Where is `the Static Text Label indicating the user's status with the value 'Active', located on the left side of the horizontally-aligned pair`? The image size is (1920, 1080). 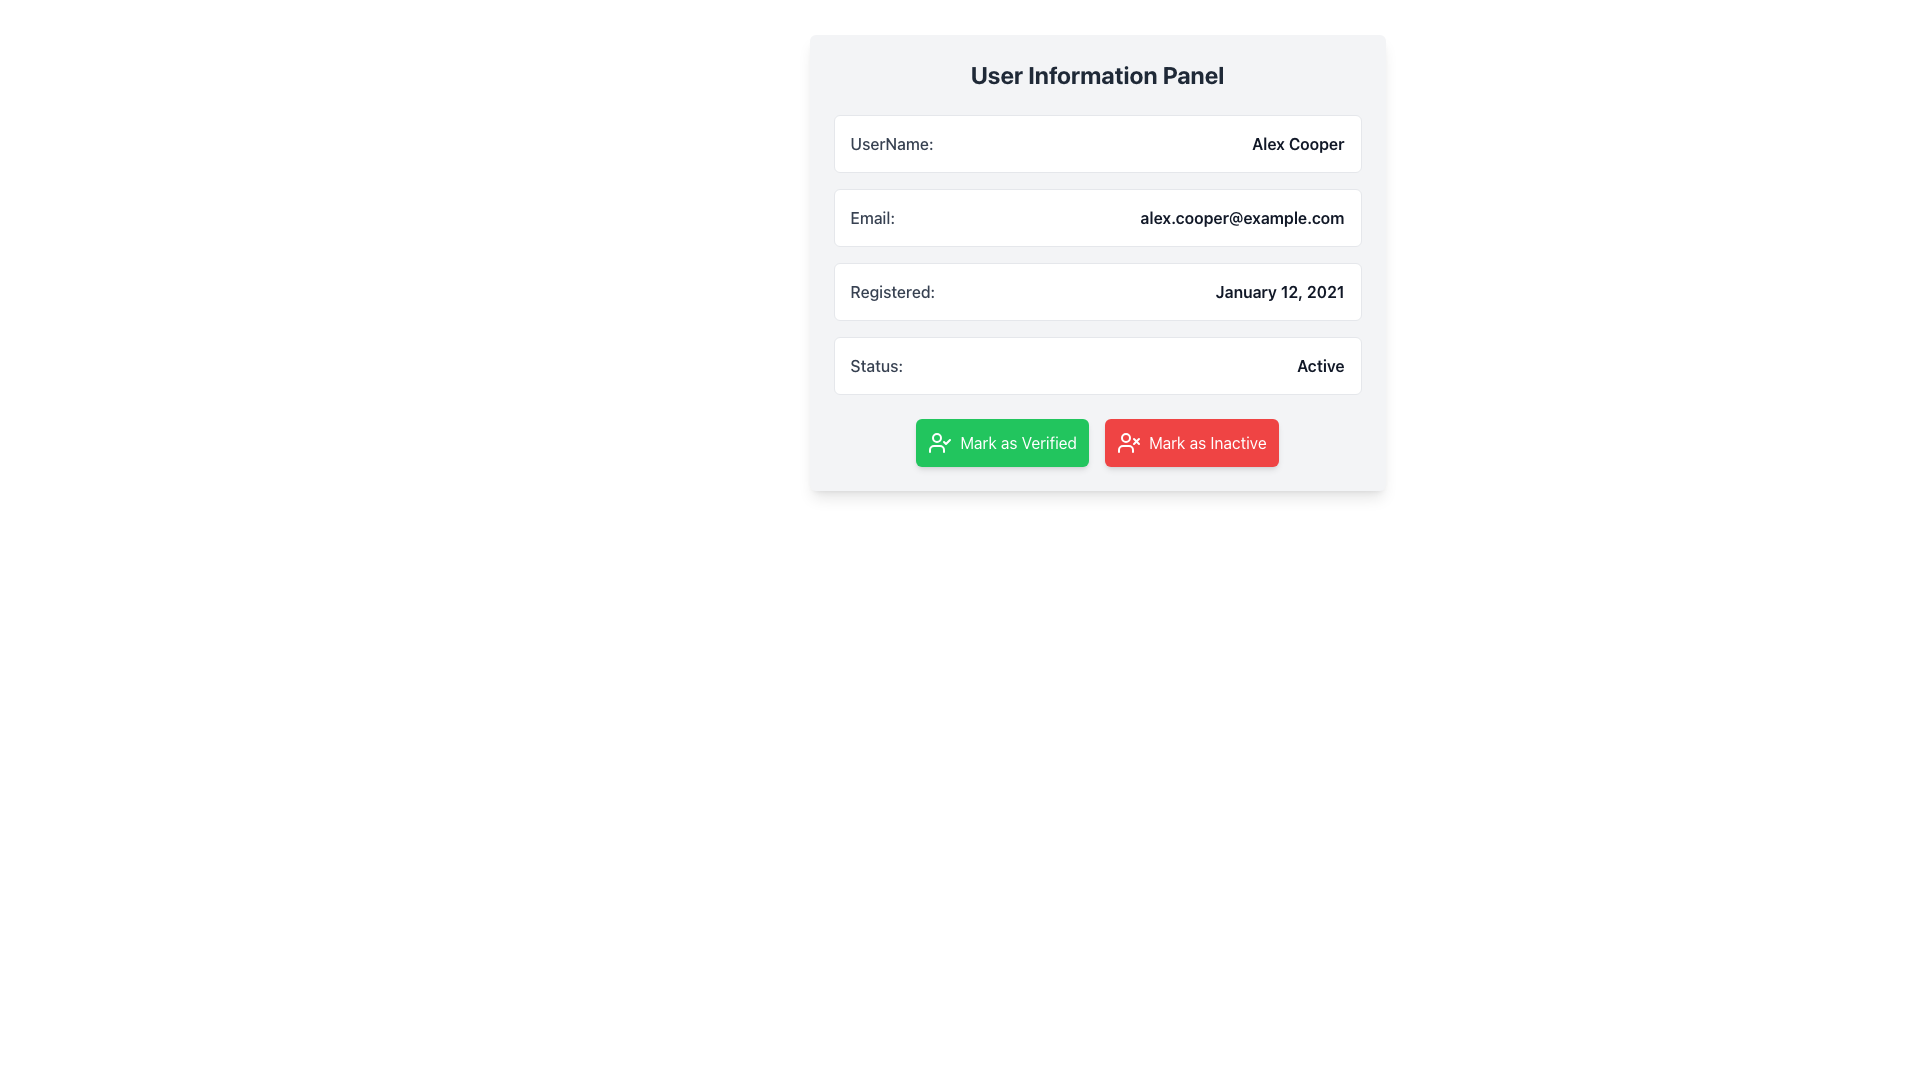 the Static Text Label indicating the user's status with the value 'Active', located on the left side of the horizontally-aligned pair is located at coordinates (876, 366).